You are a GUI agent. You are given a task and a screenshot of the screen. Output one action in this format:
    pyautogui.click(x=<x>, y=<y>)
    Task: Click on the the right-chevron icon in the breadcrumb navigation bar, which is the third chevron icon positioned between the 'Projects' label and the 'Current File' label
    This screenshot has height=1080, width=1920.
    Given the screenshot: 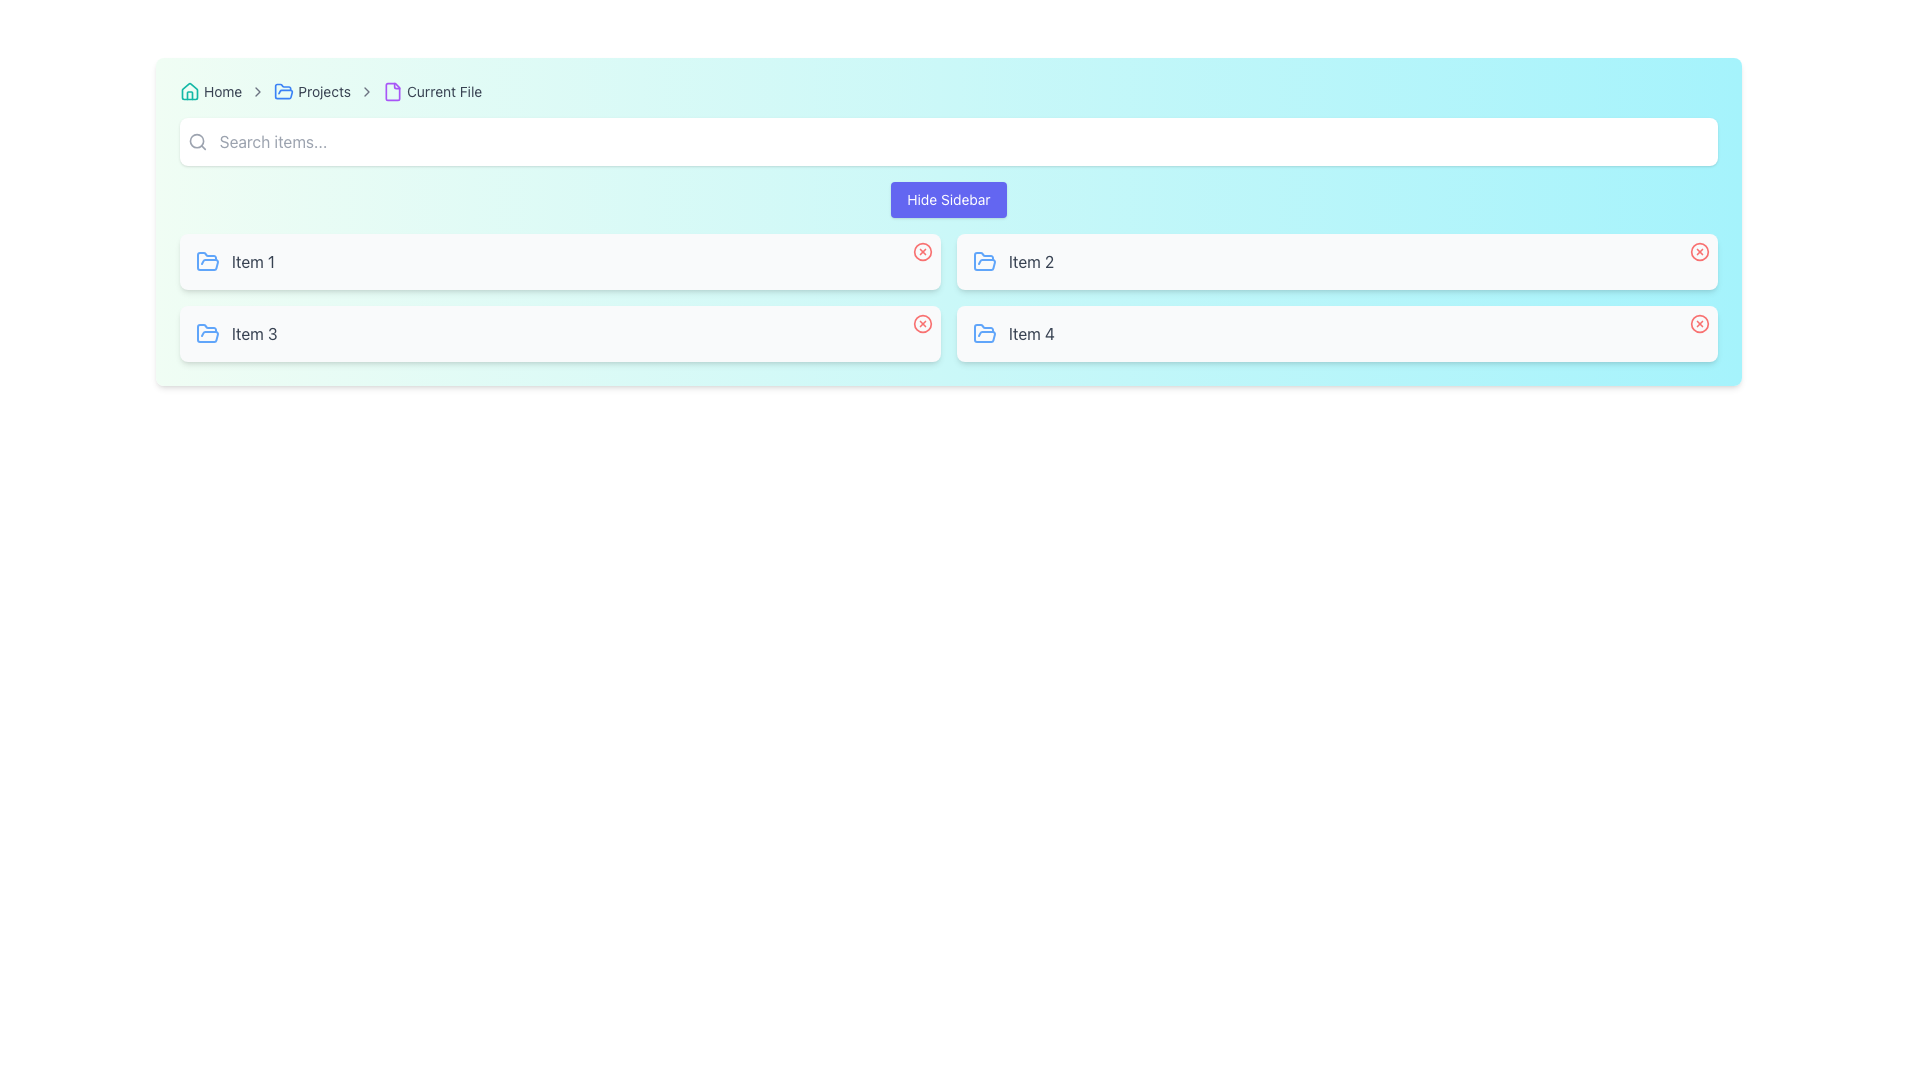 What is the action you would take?
    pyautogui.click(x=367, y=92)
    